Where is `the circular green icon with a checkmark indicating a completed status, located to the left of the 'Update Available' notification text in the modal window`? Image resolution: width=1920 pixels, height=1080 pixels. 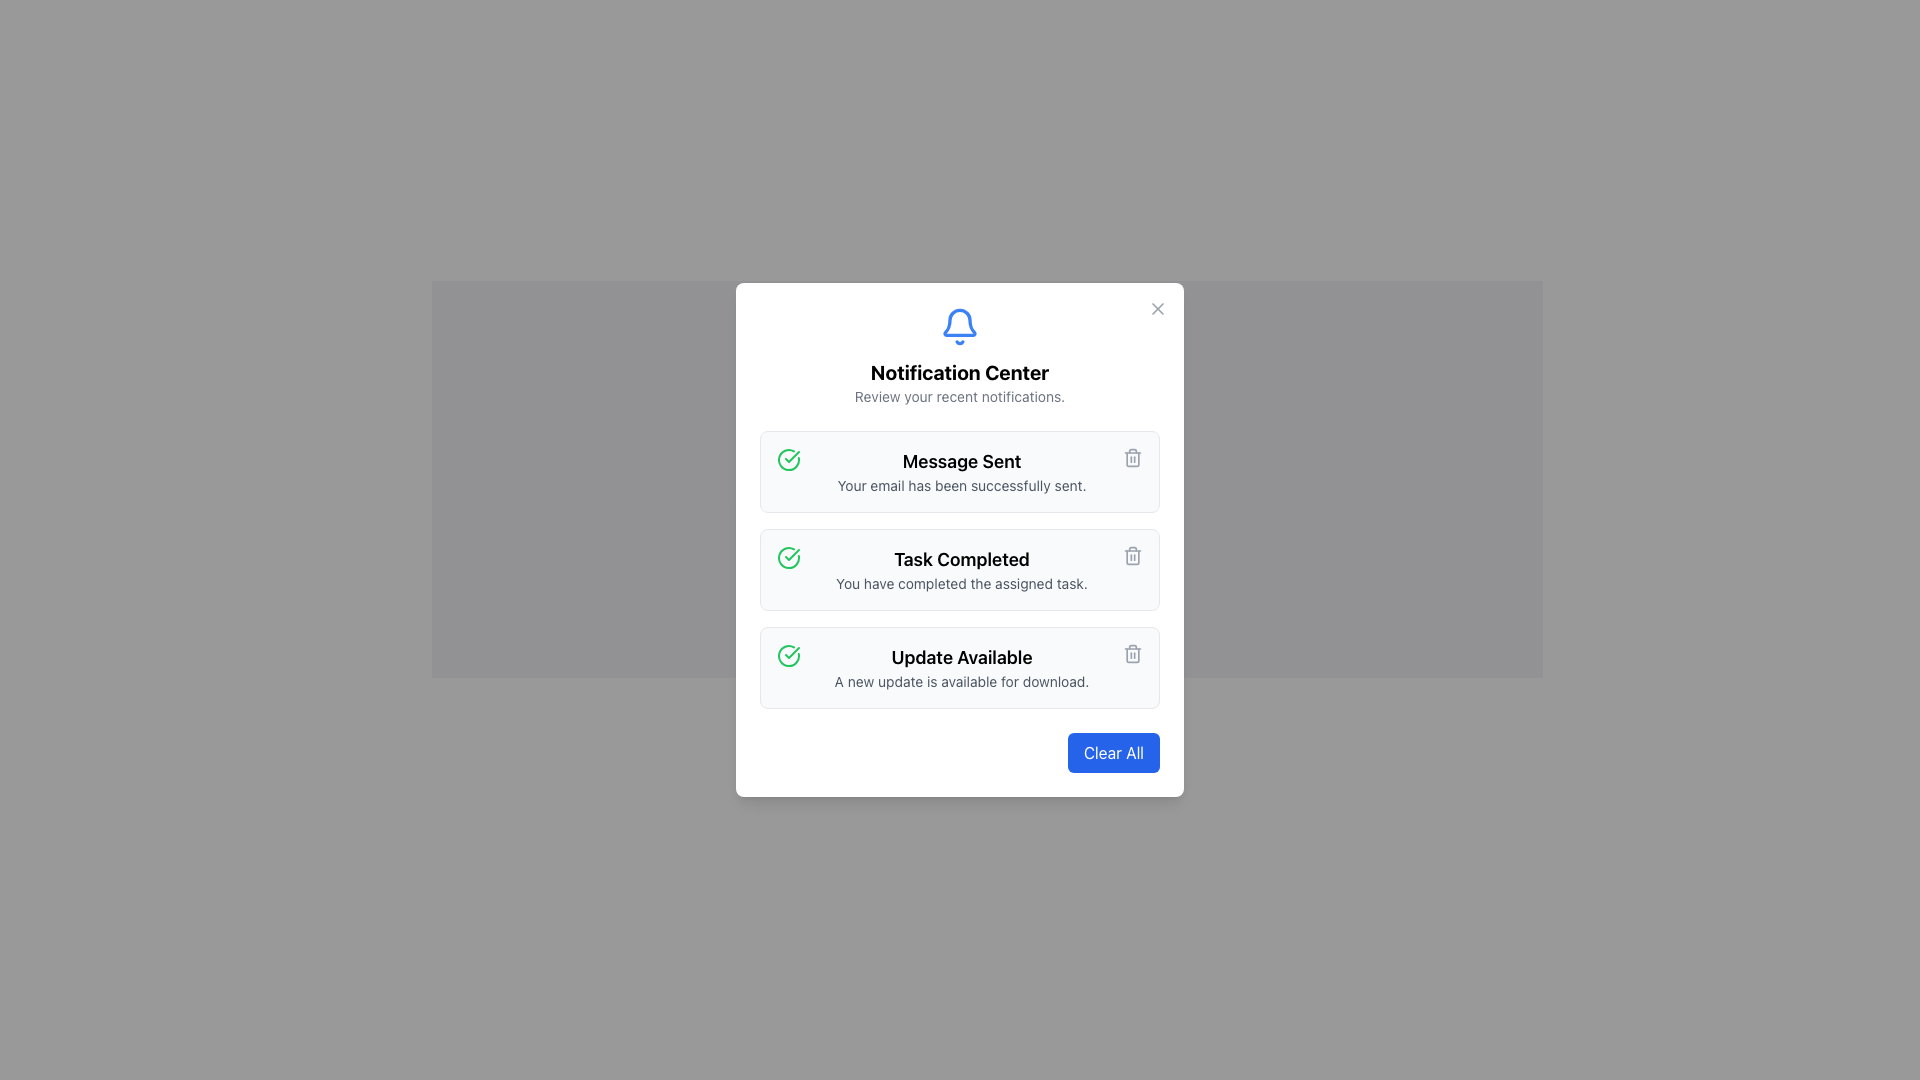 the circular green icon with a checkmark indicating a completed status, located to the left of the 'Update Available' notification text in the modal window is located at coordinates (787, 655).